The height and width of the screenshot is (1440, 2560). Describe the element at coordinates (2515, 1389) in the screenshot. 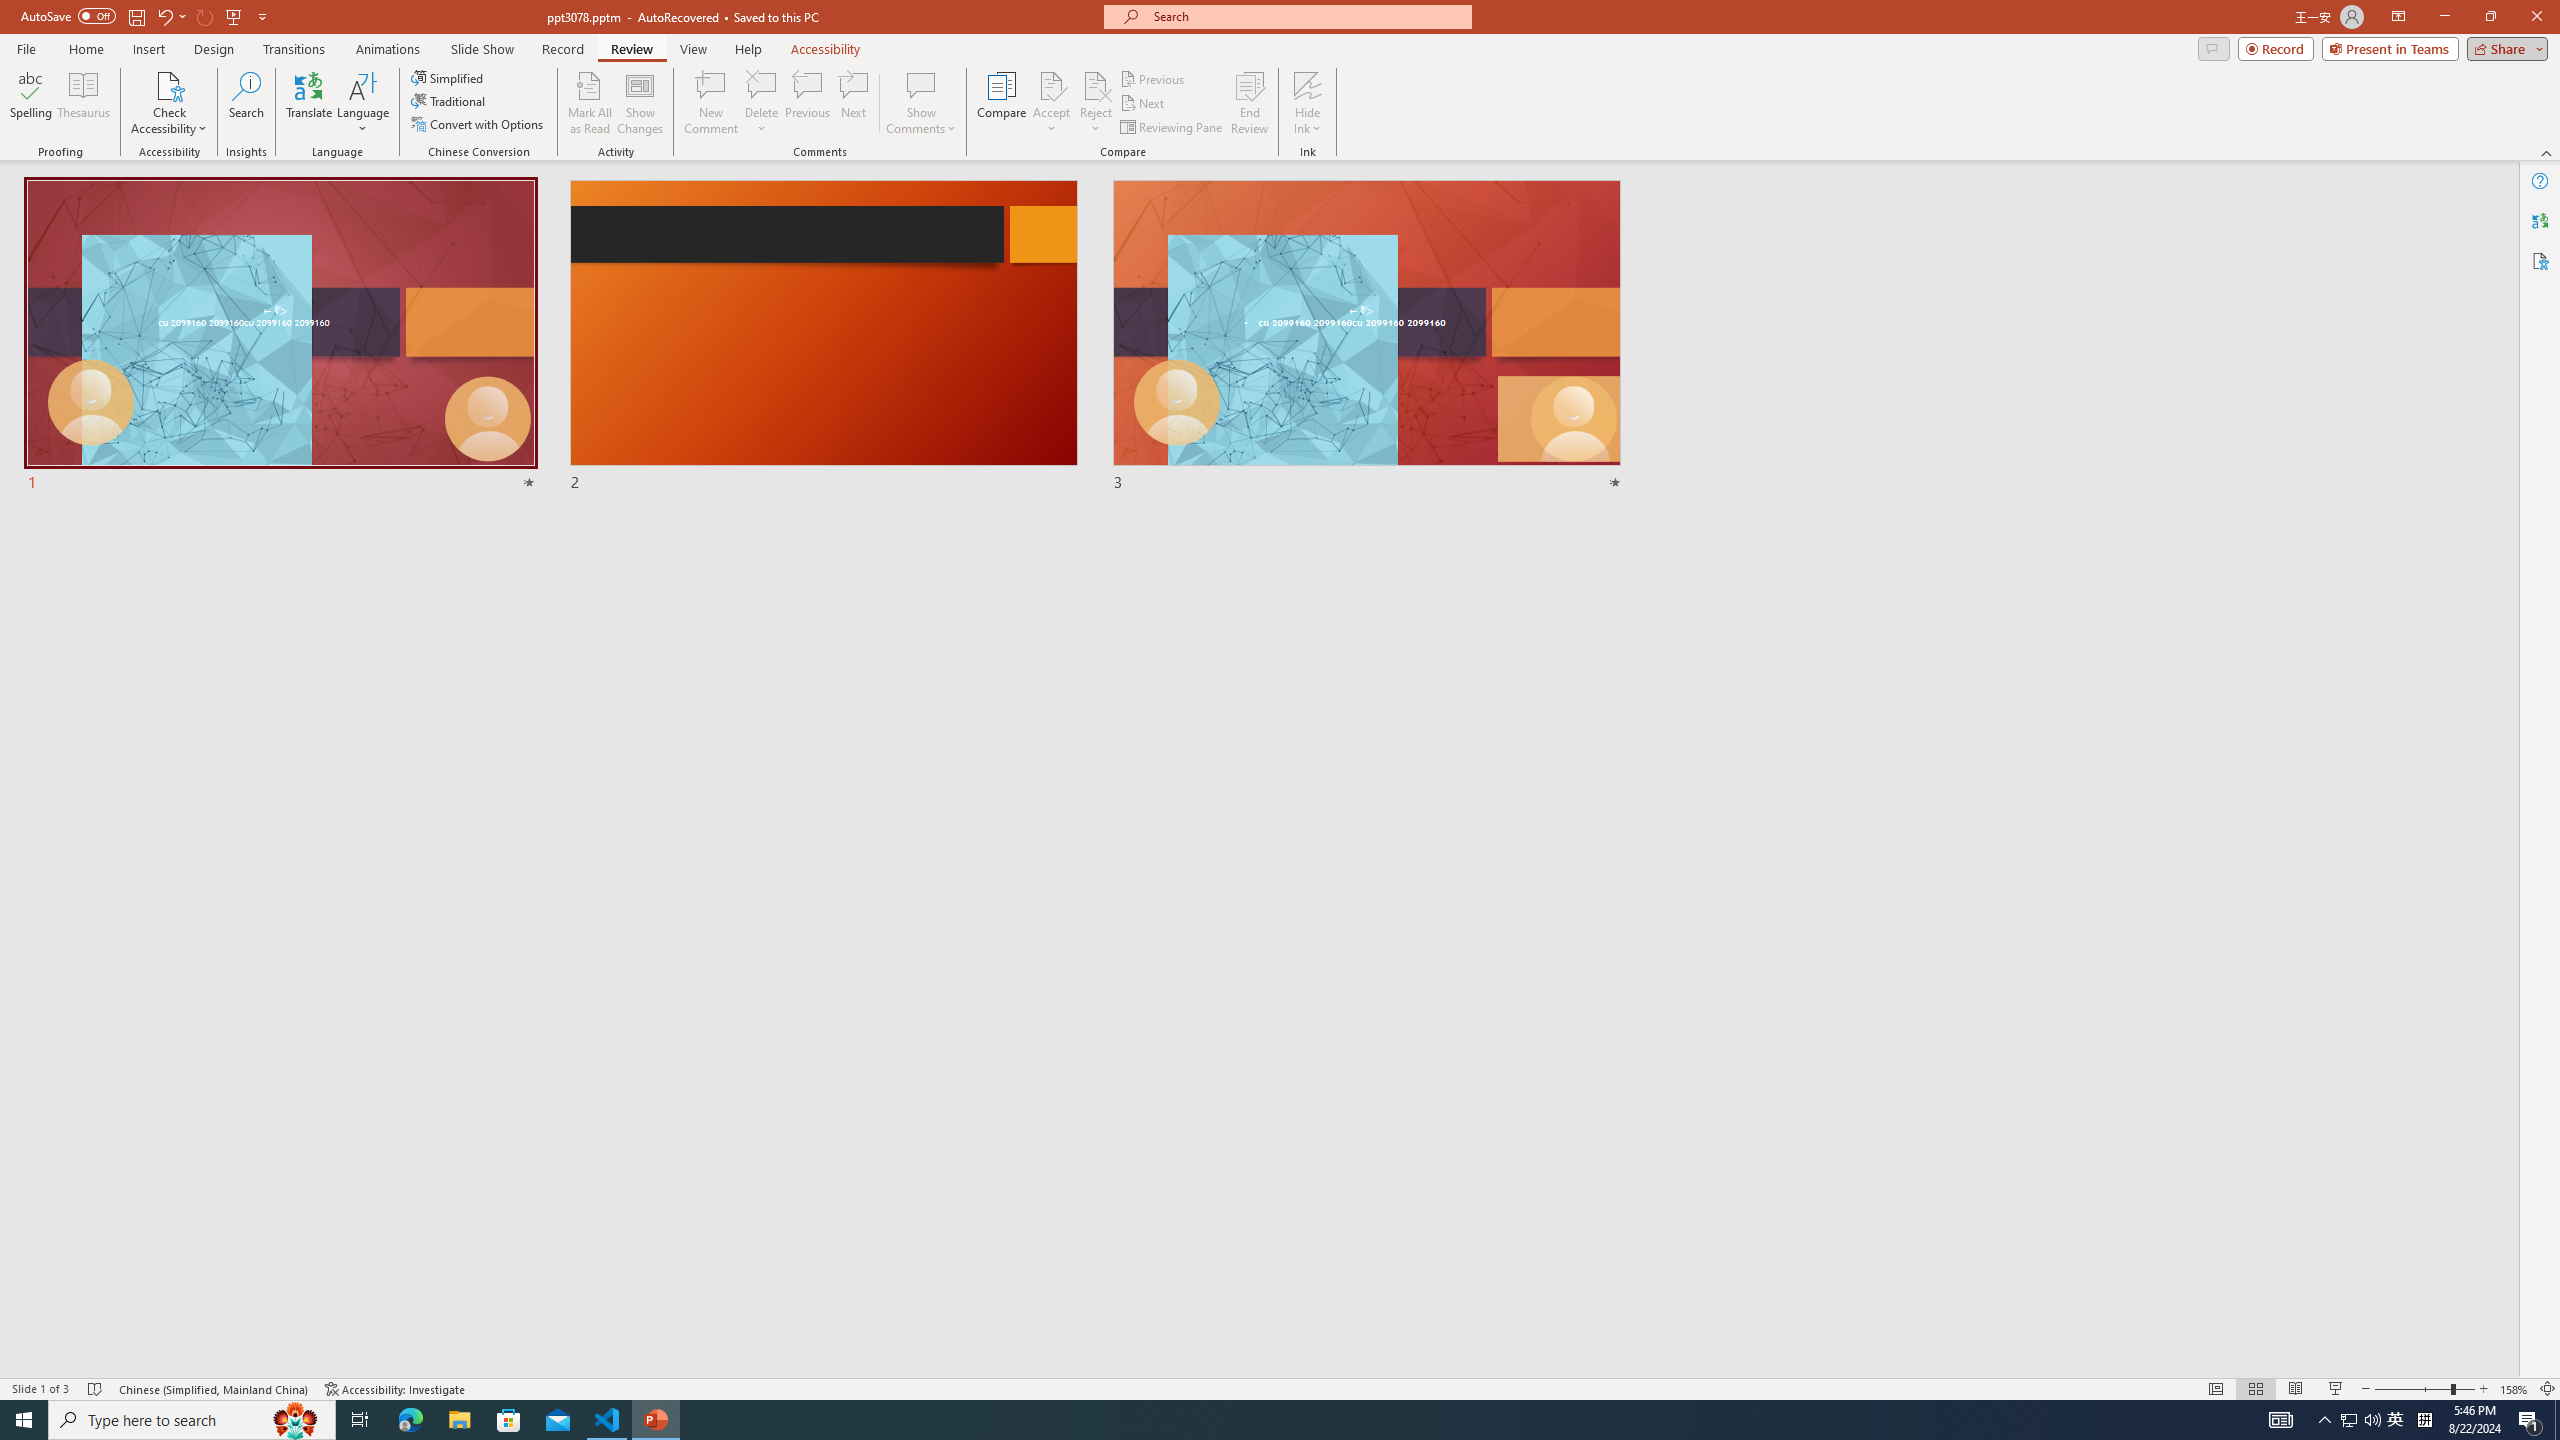

I see `'Zoom 158%'` at that location.